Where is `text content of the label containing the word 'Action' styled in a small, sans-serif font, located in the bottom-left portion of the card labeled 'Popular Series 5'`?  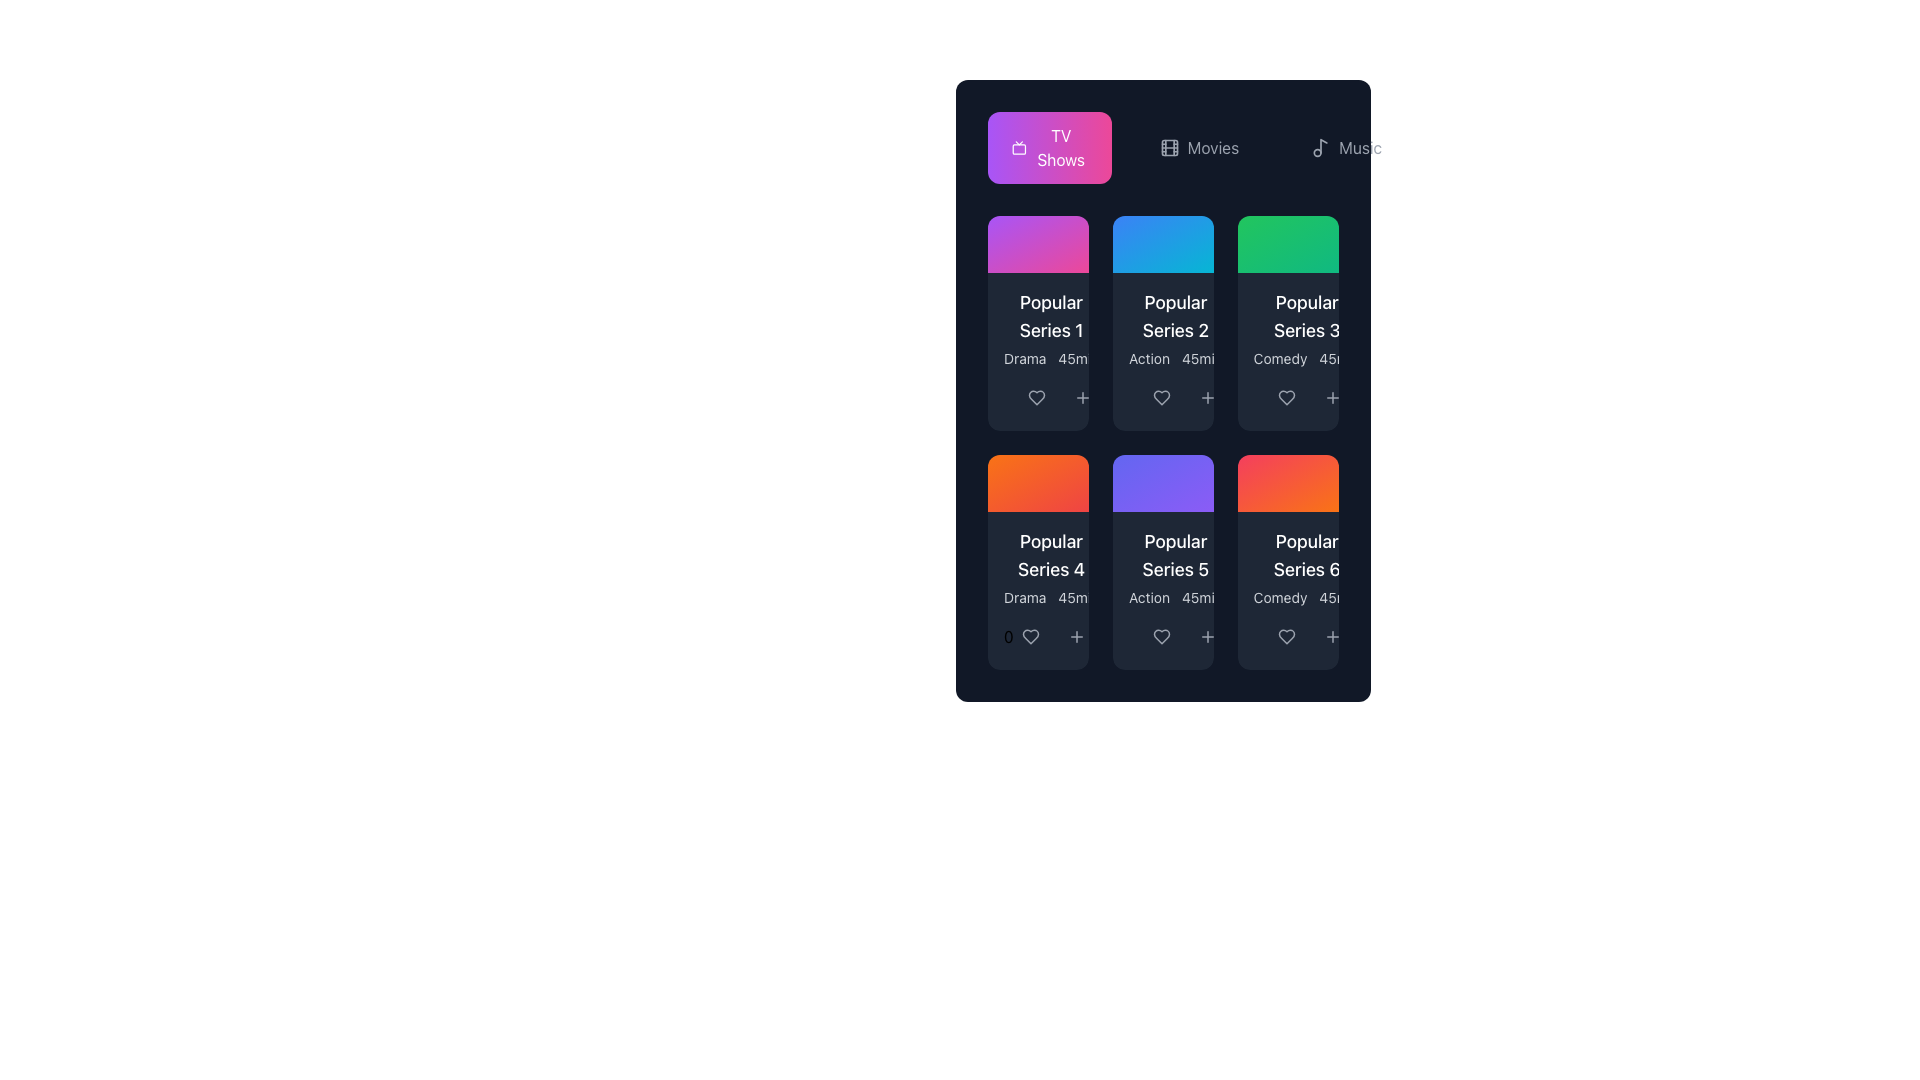
text content of the label containing the word 'Action' styled in a small, sans-serif font, located in the bottom-left portion of the card labeled 'Popular Series 5' is located at coordinates (1149, 357).